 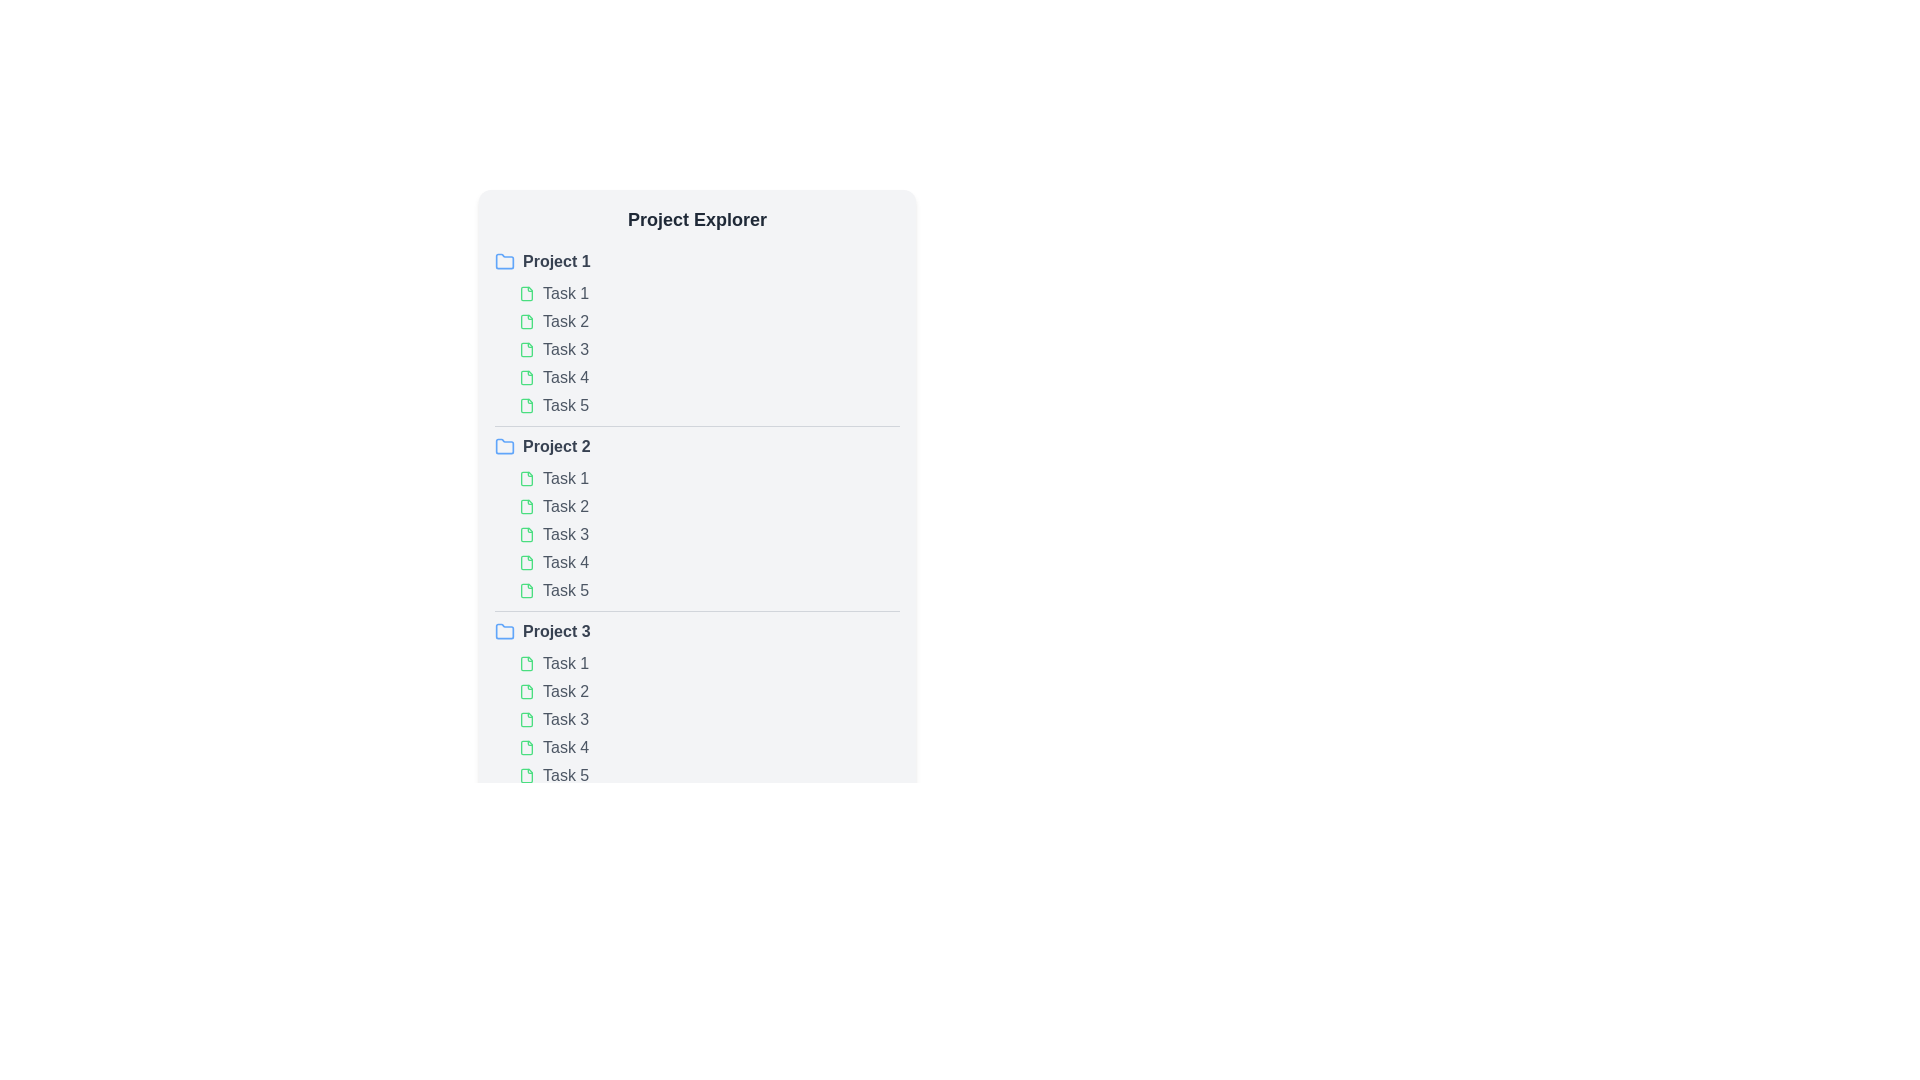 I want to click on the rectangular icon resembling a file or document with a white fill and green outline, located under the list entry labeled 'Task 5' in 'Project 2', so click(x=527, y=589).